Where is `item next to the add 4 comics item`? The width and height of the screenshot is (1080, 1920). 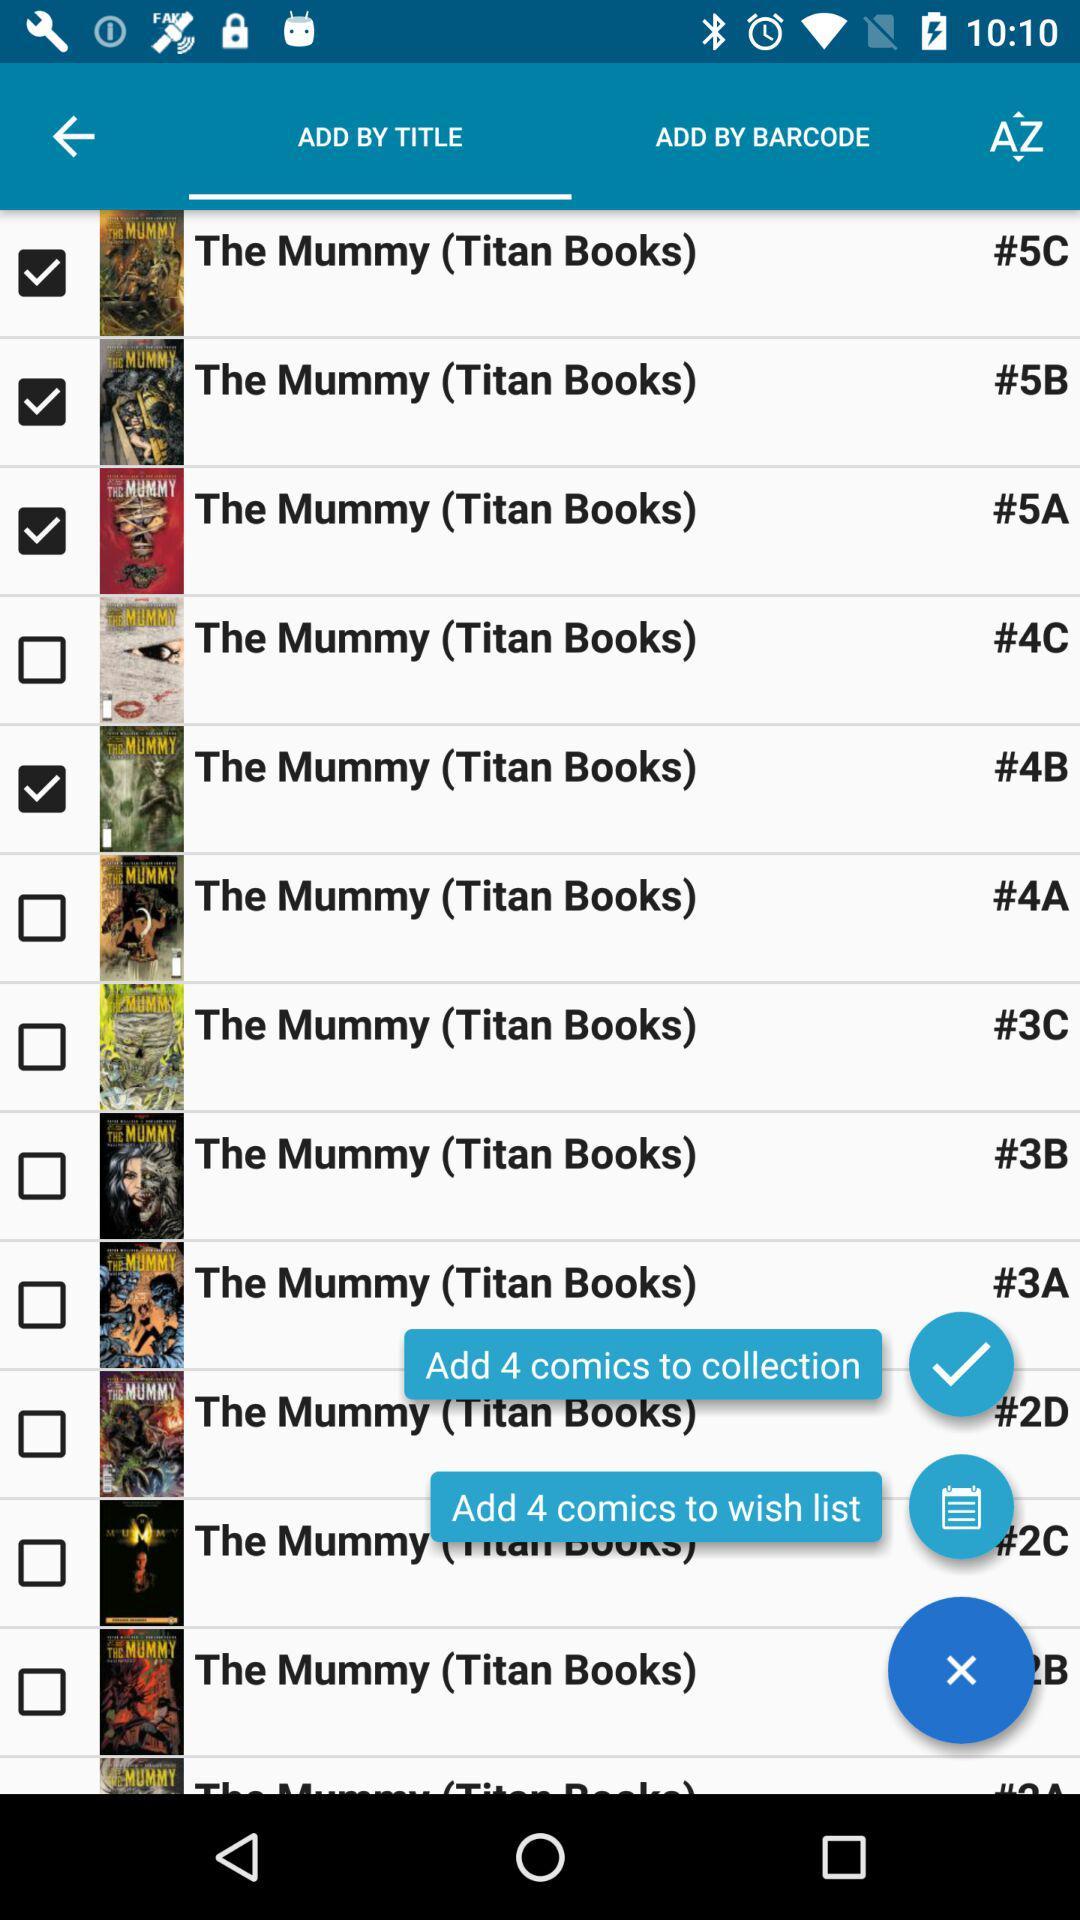 item next to the add 4 comics item is located at coordinates (960, 1506).